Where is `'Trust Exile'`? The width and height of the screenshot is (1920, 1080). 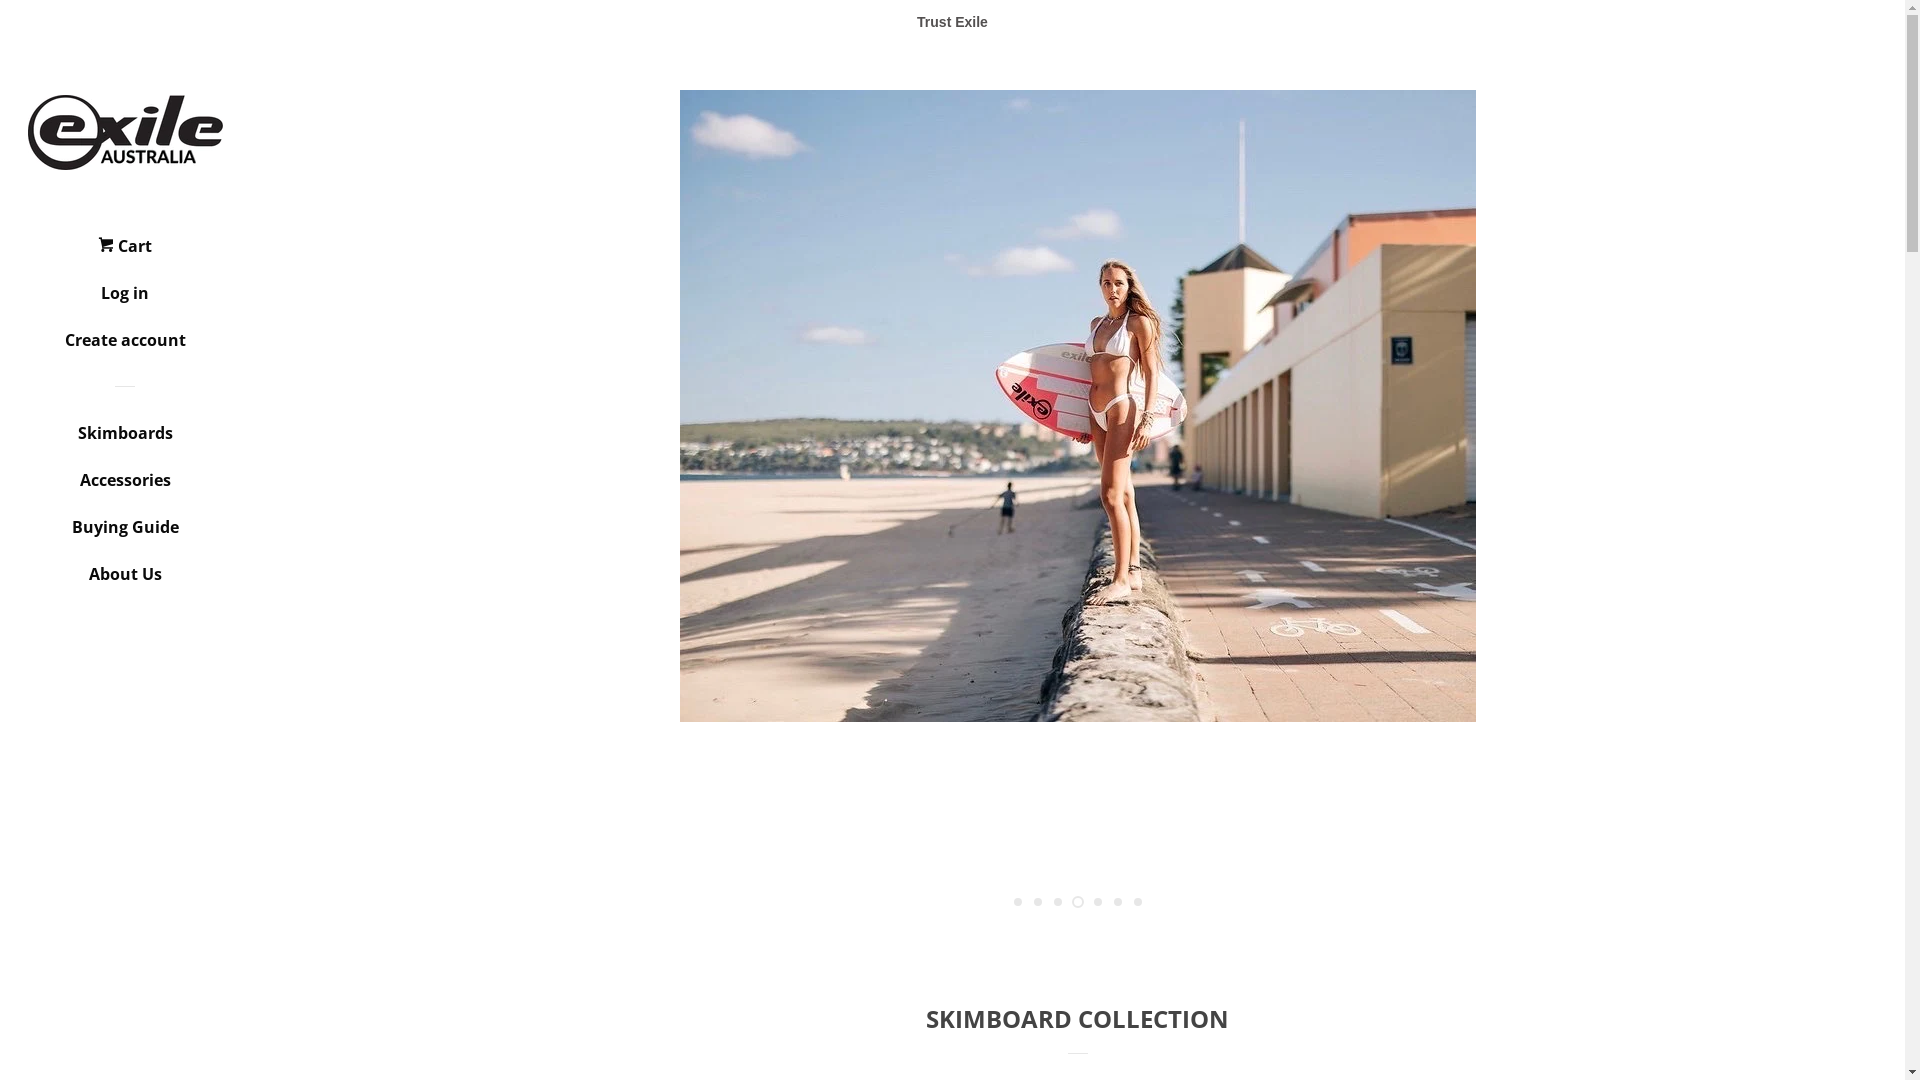
'Trust Exile' is located at coordinates (951, 22).